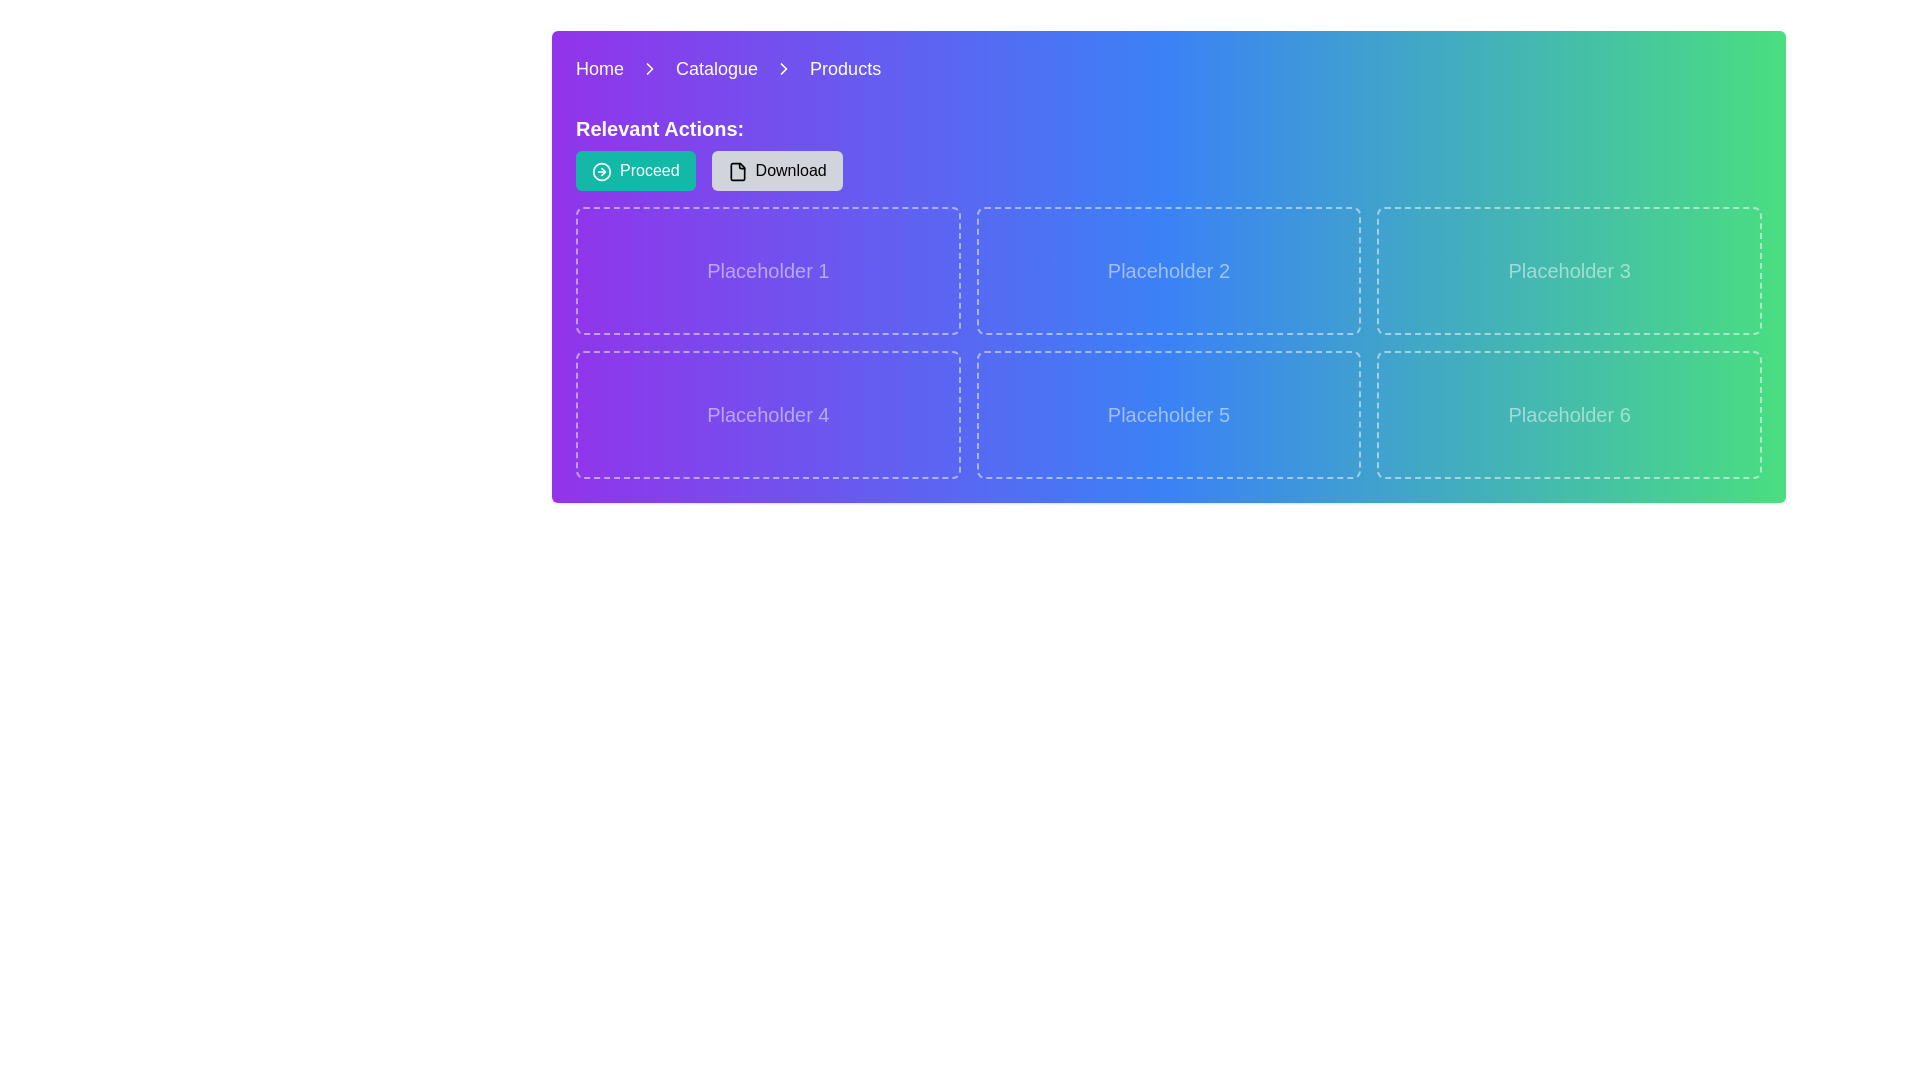 The height and width of the screenshot is (1080, 1920). Describe the element at coordinates (767, 414) in the screenshot. I see `the placeholder box located in the first column of the second row of the grid structure, which serves as a visual indicator or space for content` at that location.